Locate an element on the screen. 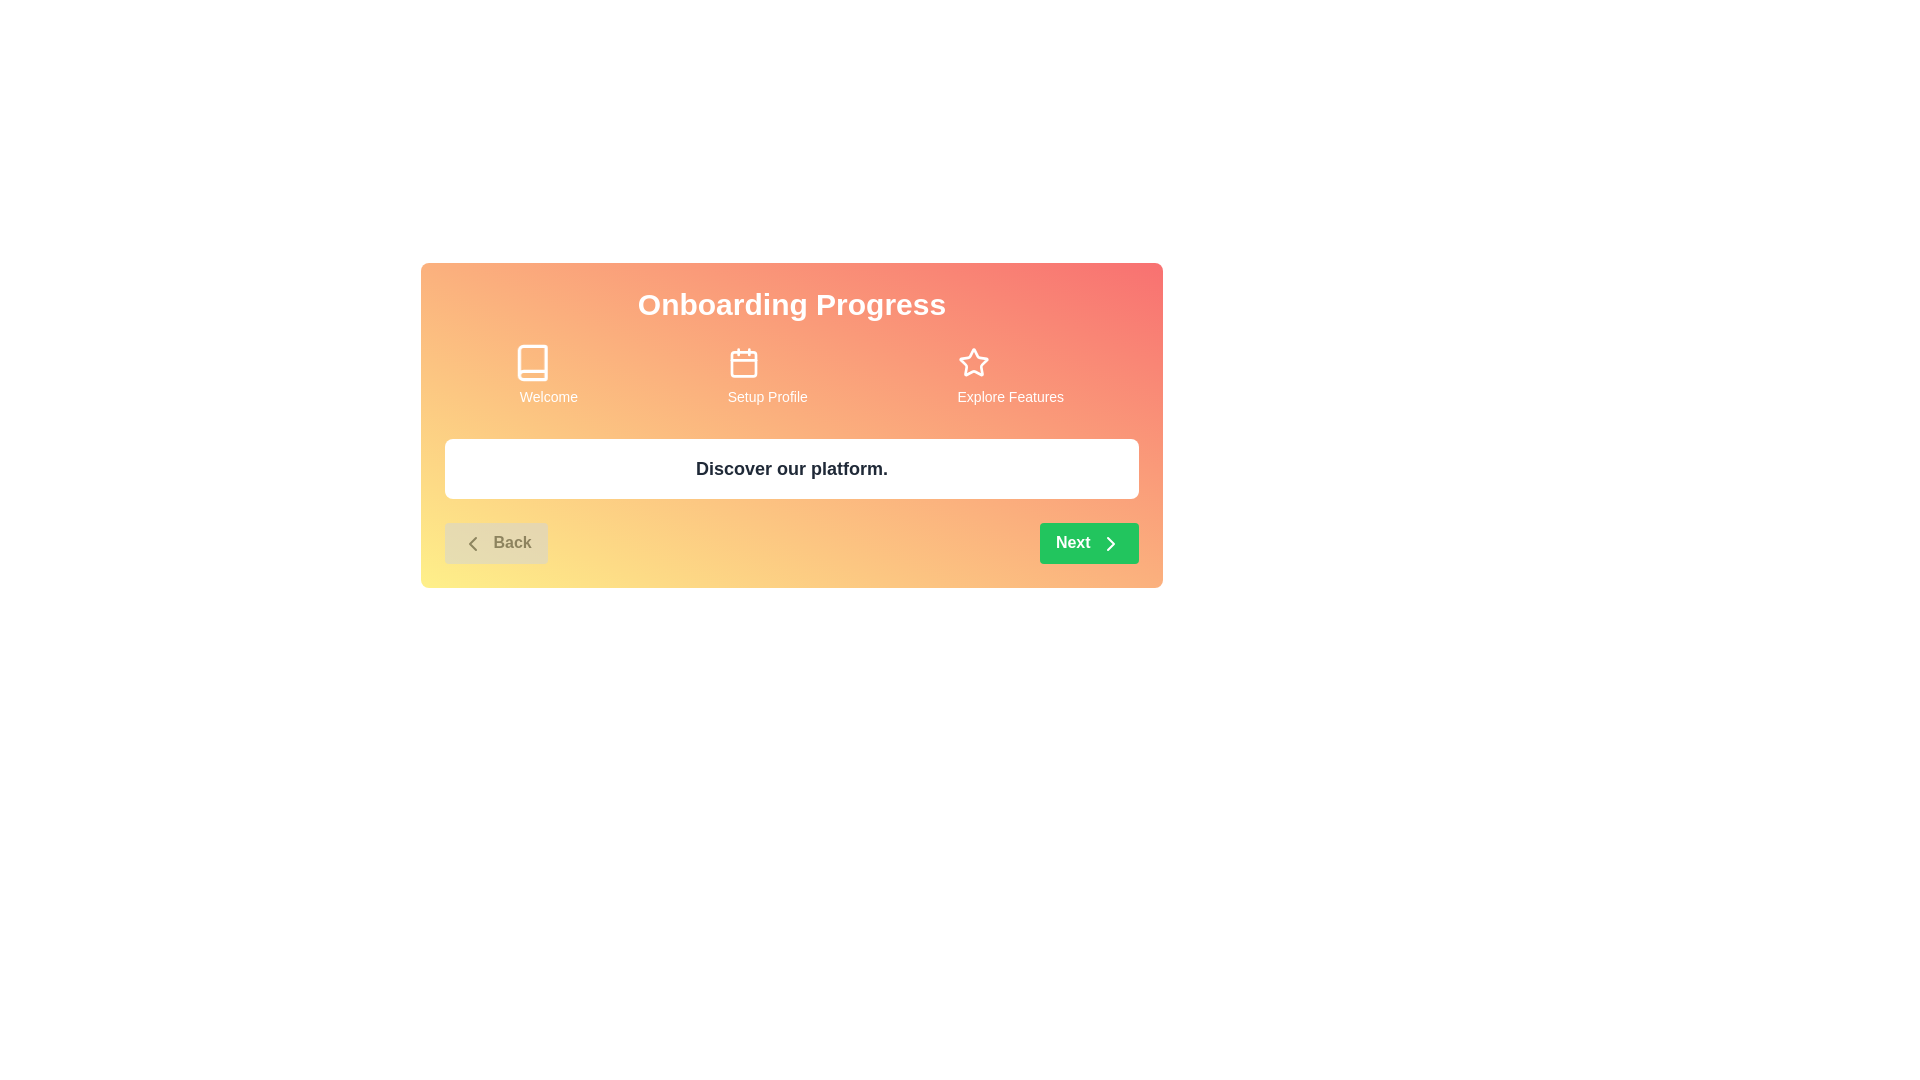  the step icon labeled 'Setup Profile' to view its visual state changes is located at coordinates (766, 362).